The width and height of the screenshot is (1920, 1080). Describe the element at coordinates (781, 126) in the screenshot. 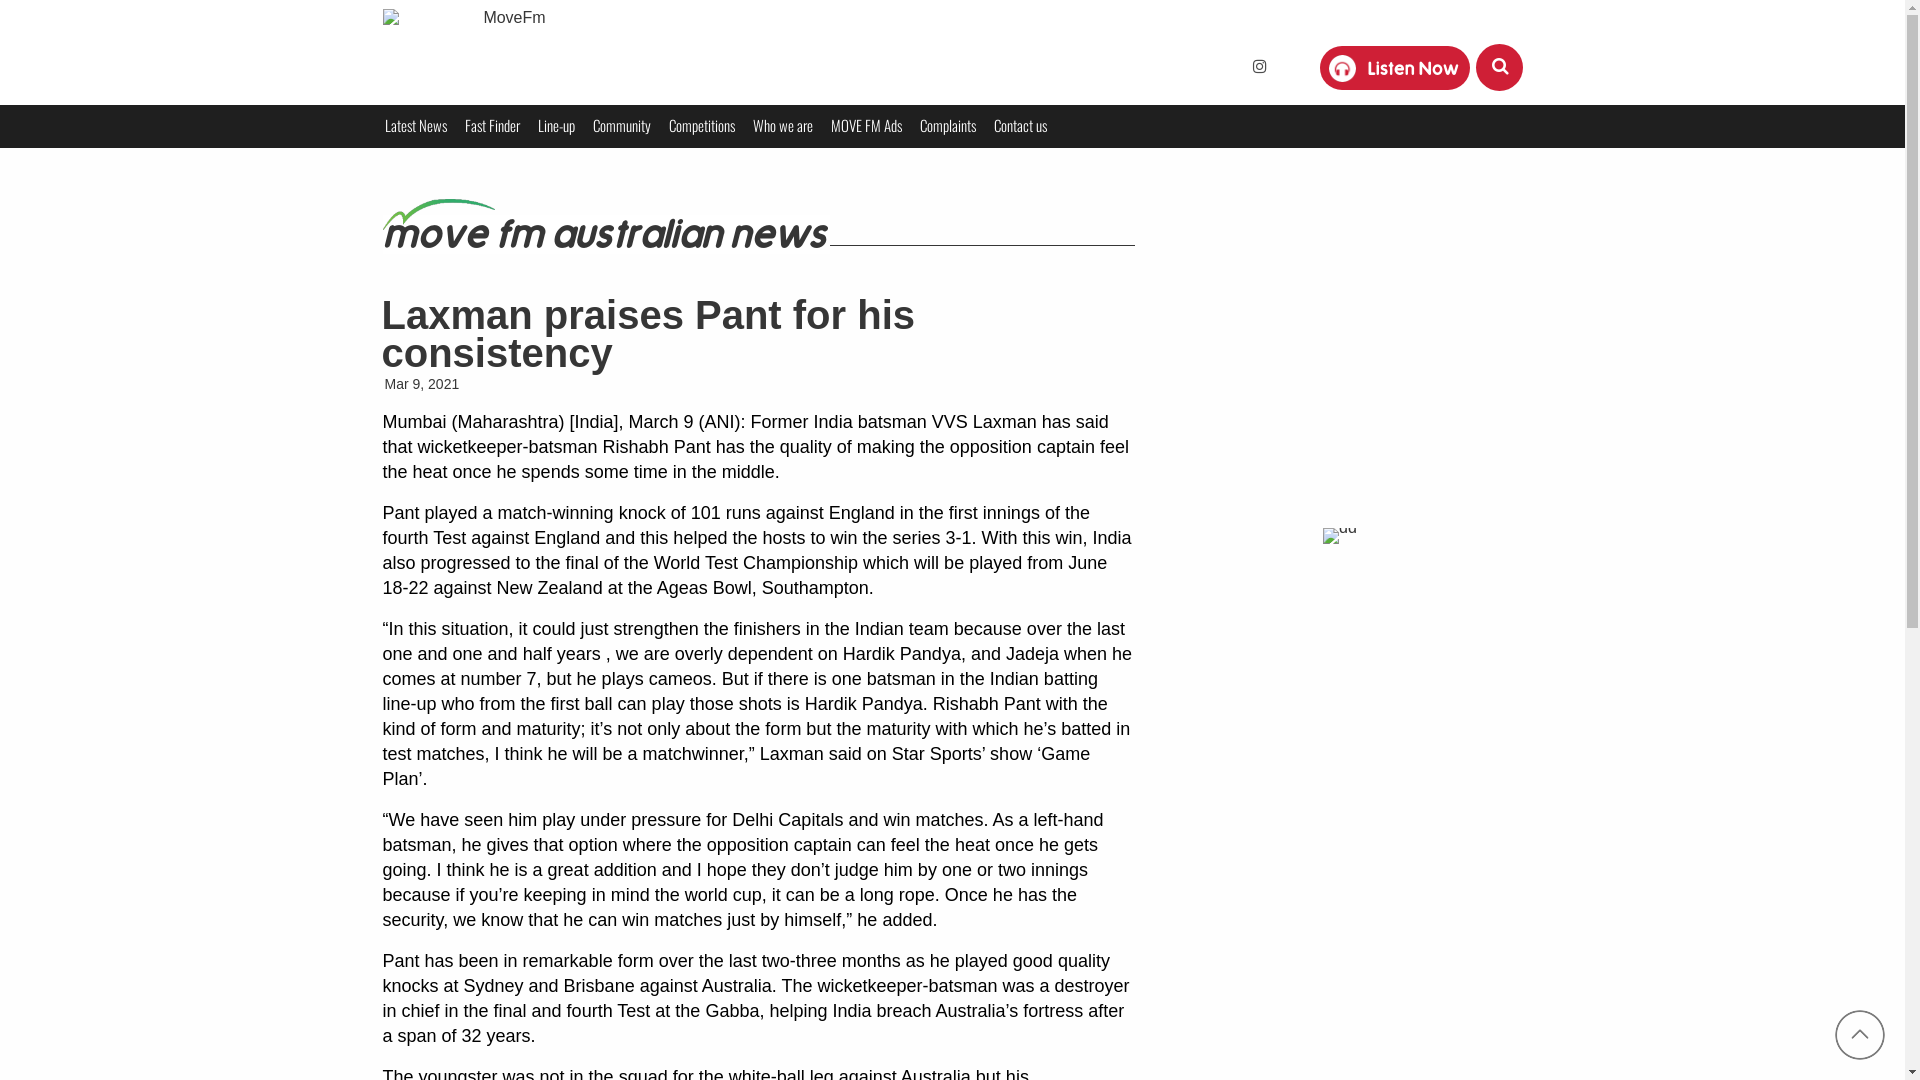

I see `'Who we are'` at that location.